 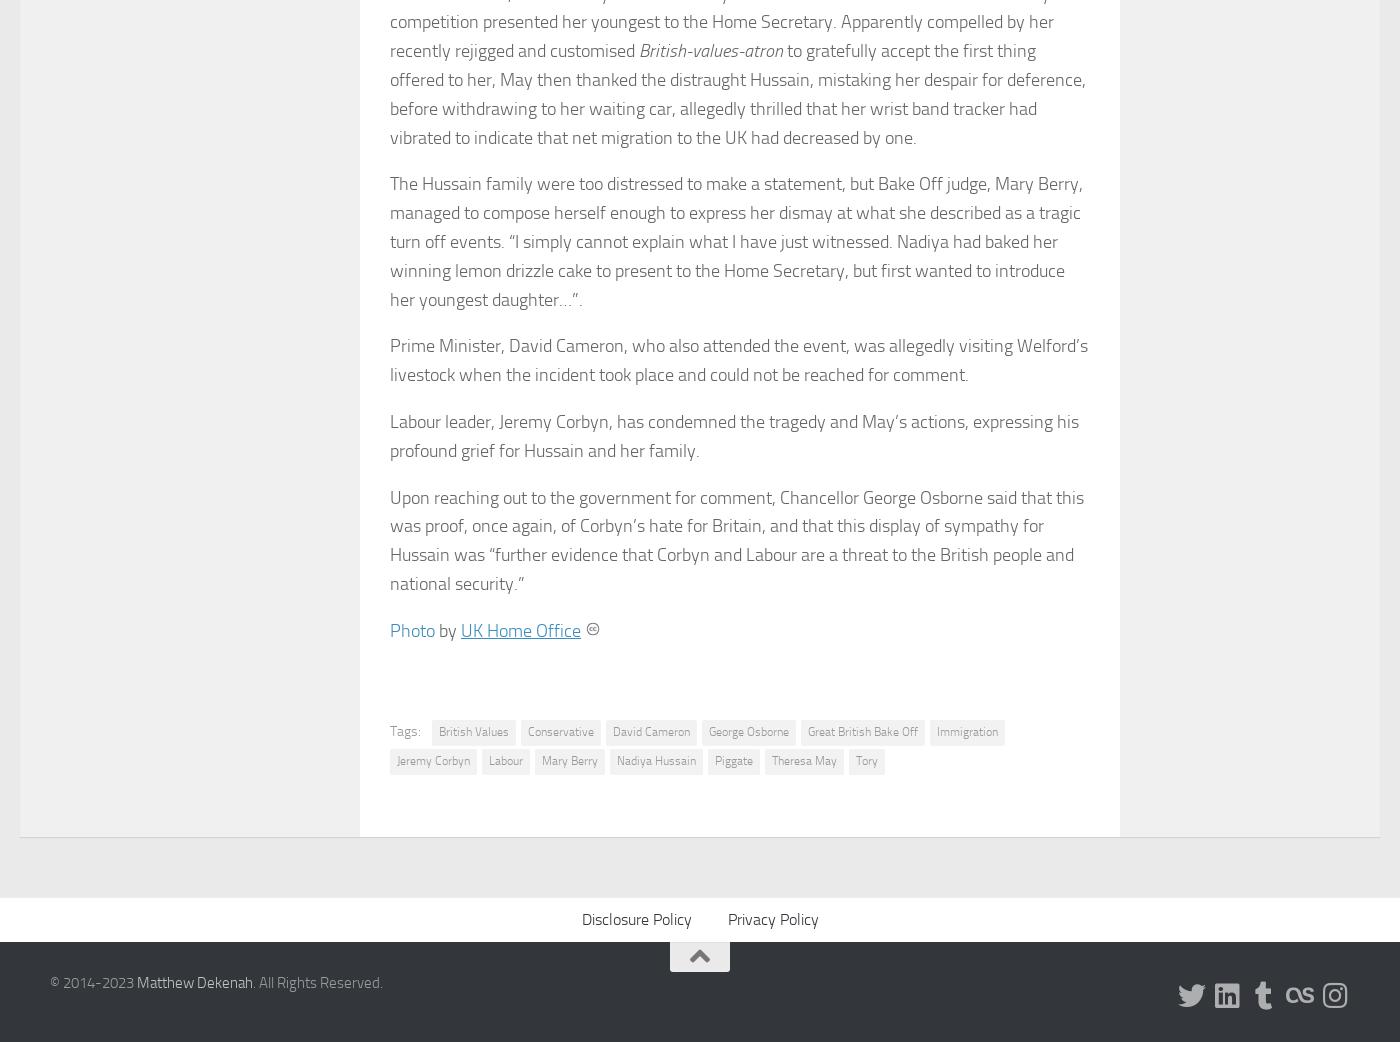 I want to click on 'Piggate', so click(x=733, y=759).